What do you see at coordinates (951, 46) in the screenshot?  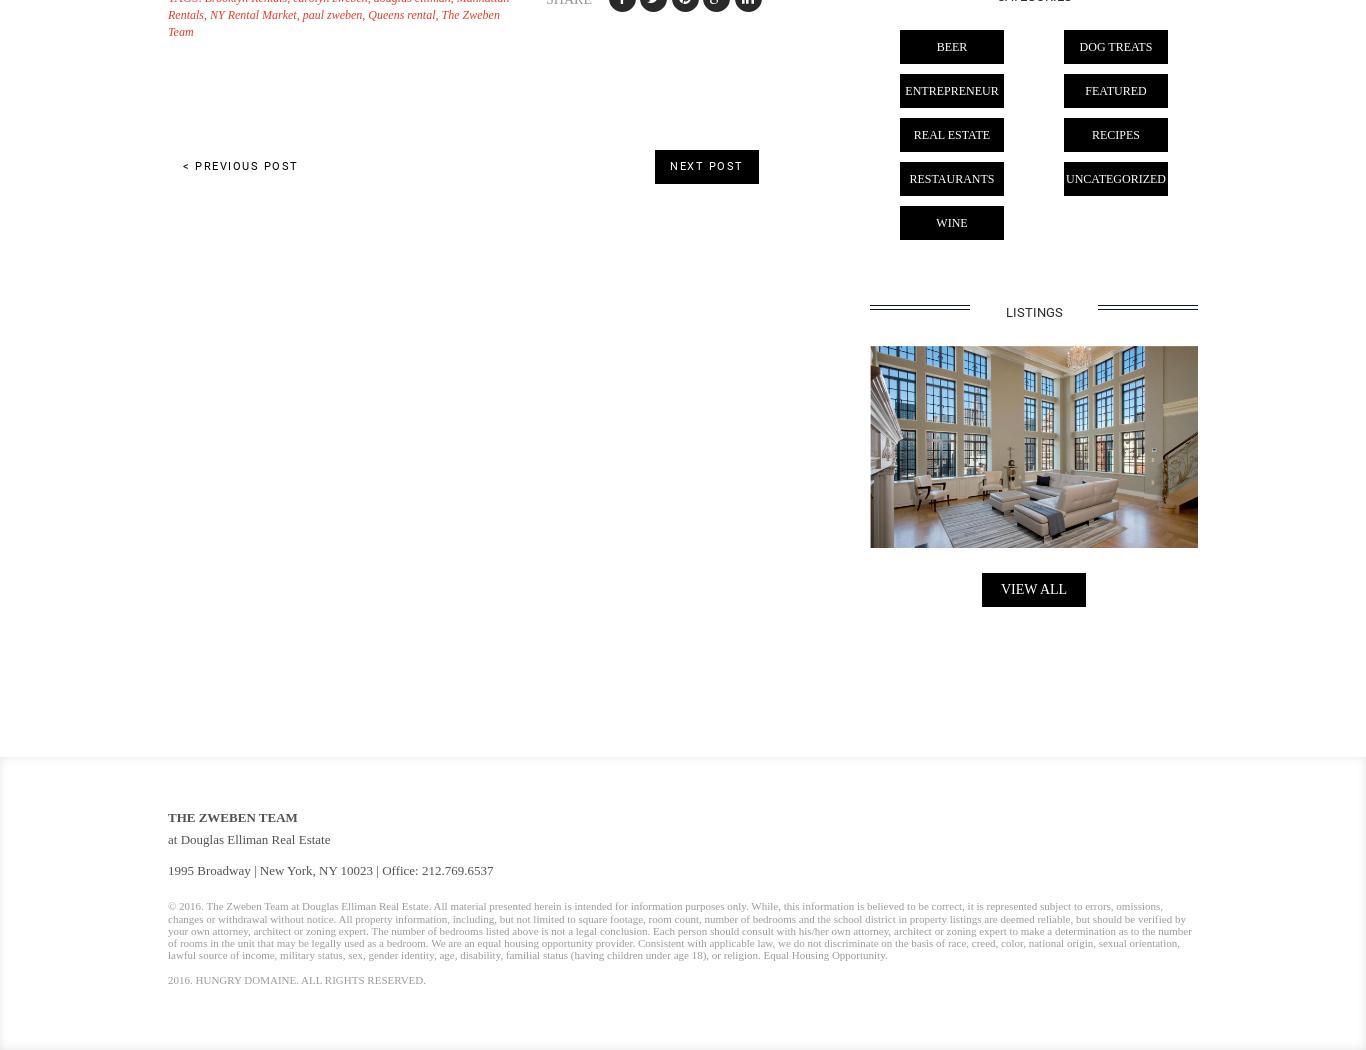 I see `'Beer'` at bounding box center [951, 46].